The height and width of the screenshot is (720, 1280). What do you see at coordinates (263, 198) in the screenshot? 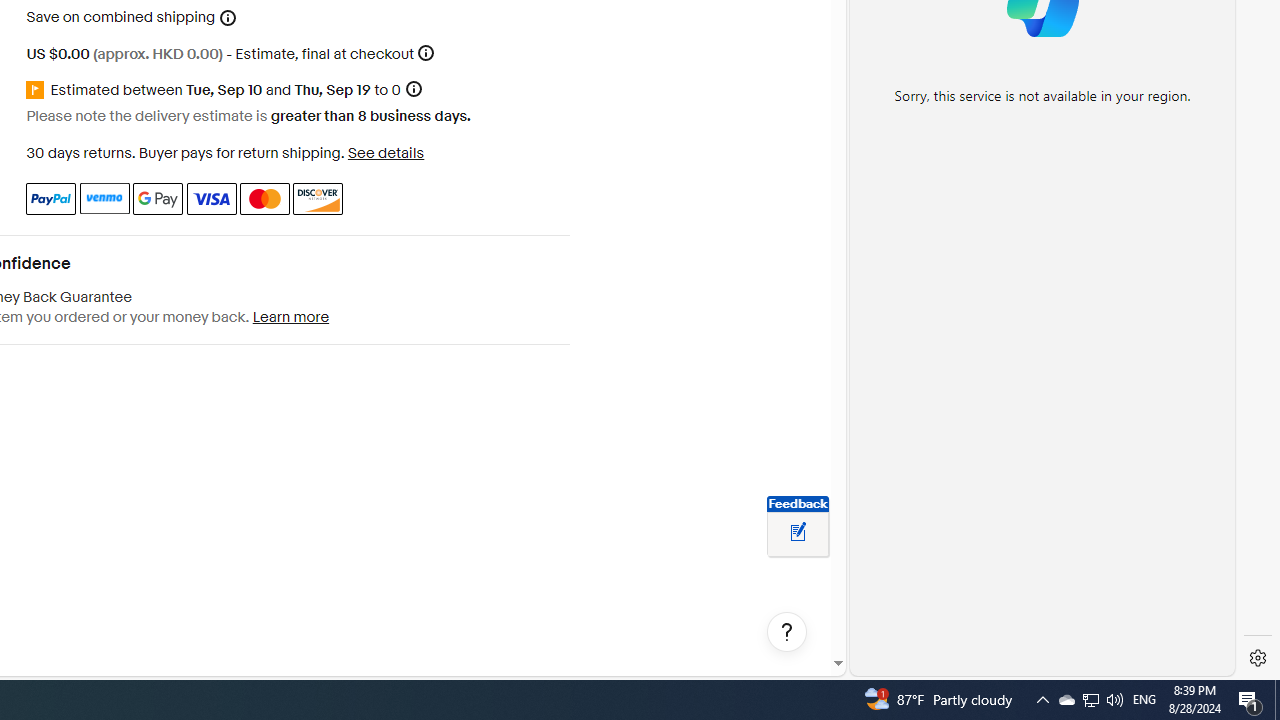
I see `'Master Card'` at bounding box center [263, 198].